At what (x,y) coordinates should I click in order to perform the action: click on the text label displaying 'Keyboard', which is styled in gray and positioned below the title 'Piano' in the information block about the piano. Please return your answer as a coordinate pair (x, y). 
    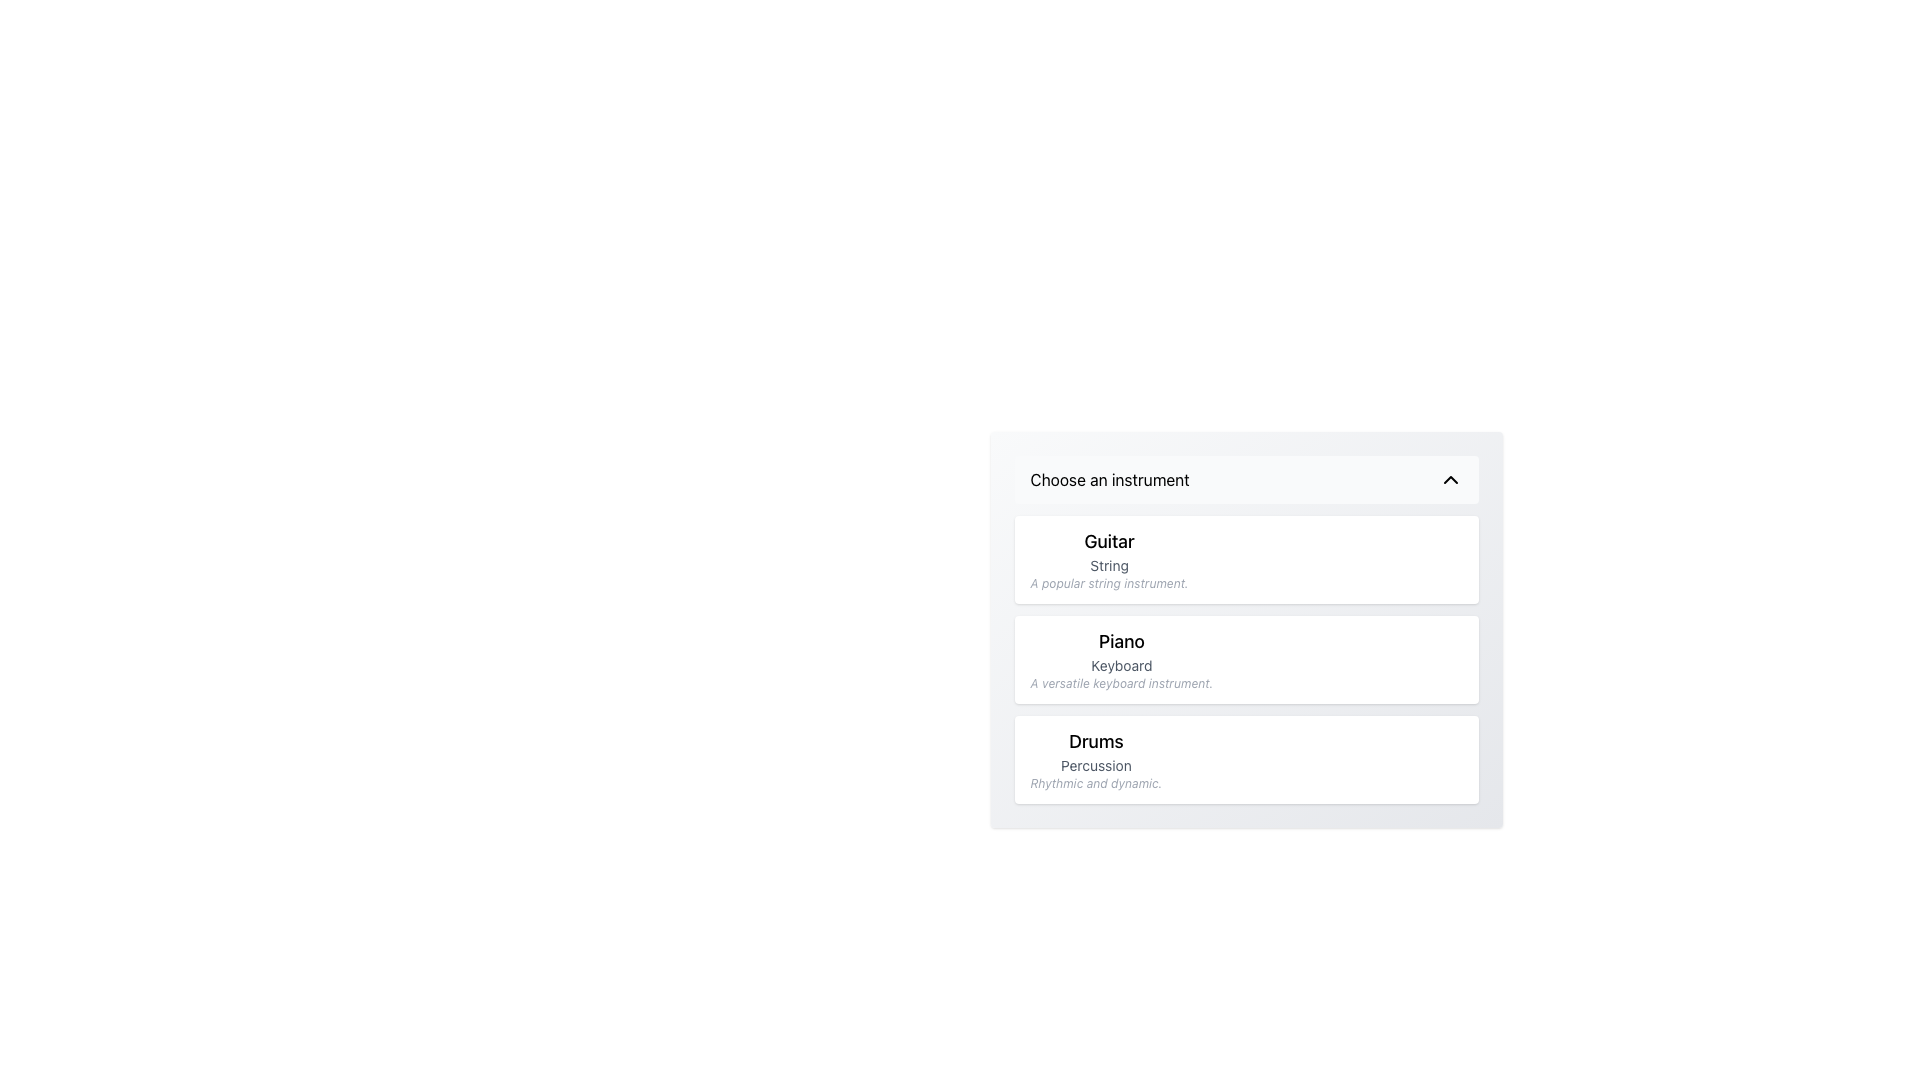
    Looking at the image, I should click on (1121, 666).